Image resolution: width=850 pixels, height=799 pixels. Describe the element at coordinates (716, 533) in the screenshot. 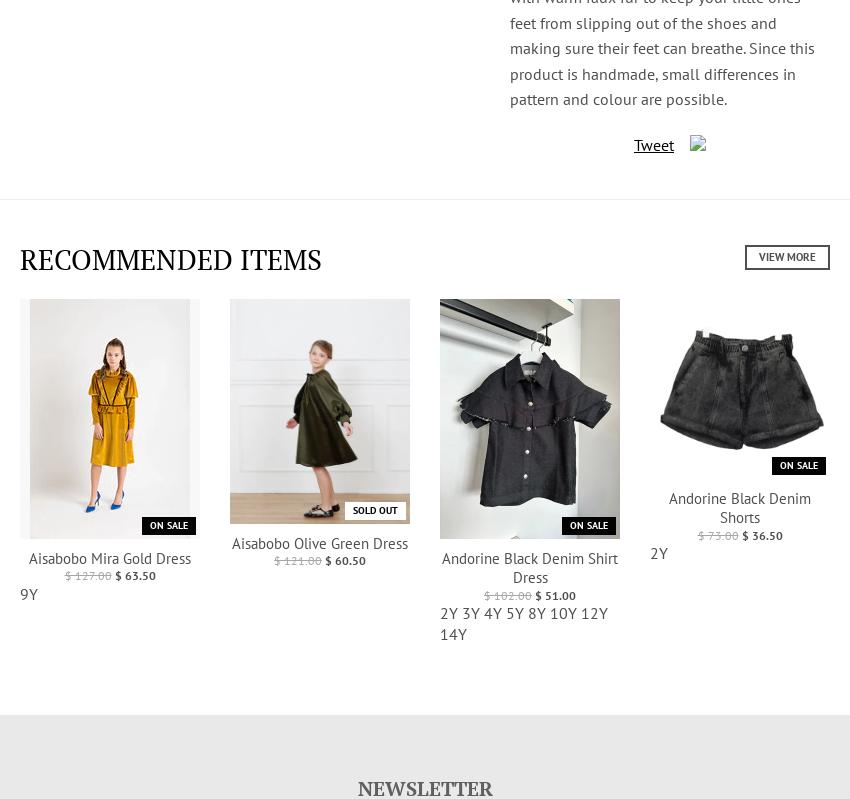

I see `'$ 73.00'` at that location.